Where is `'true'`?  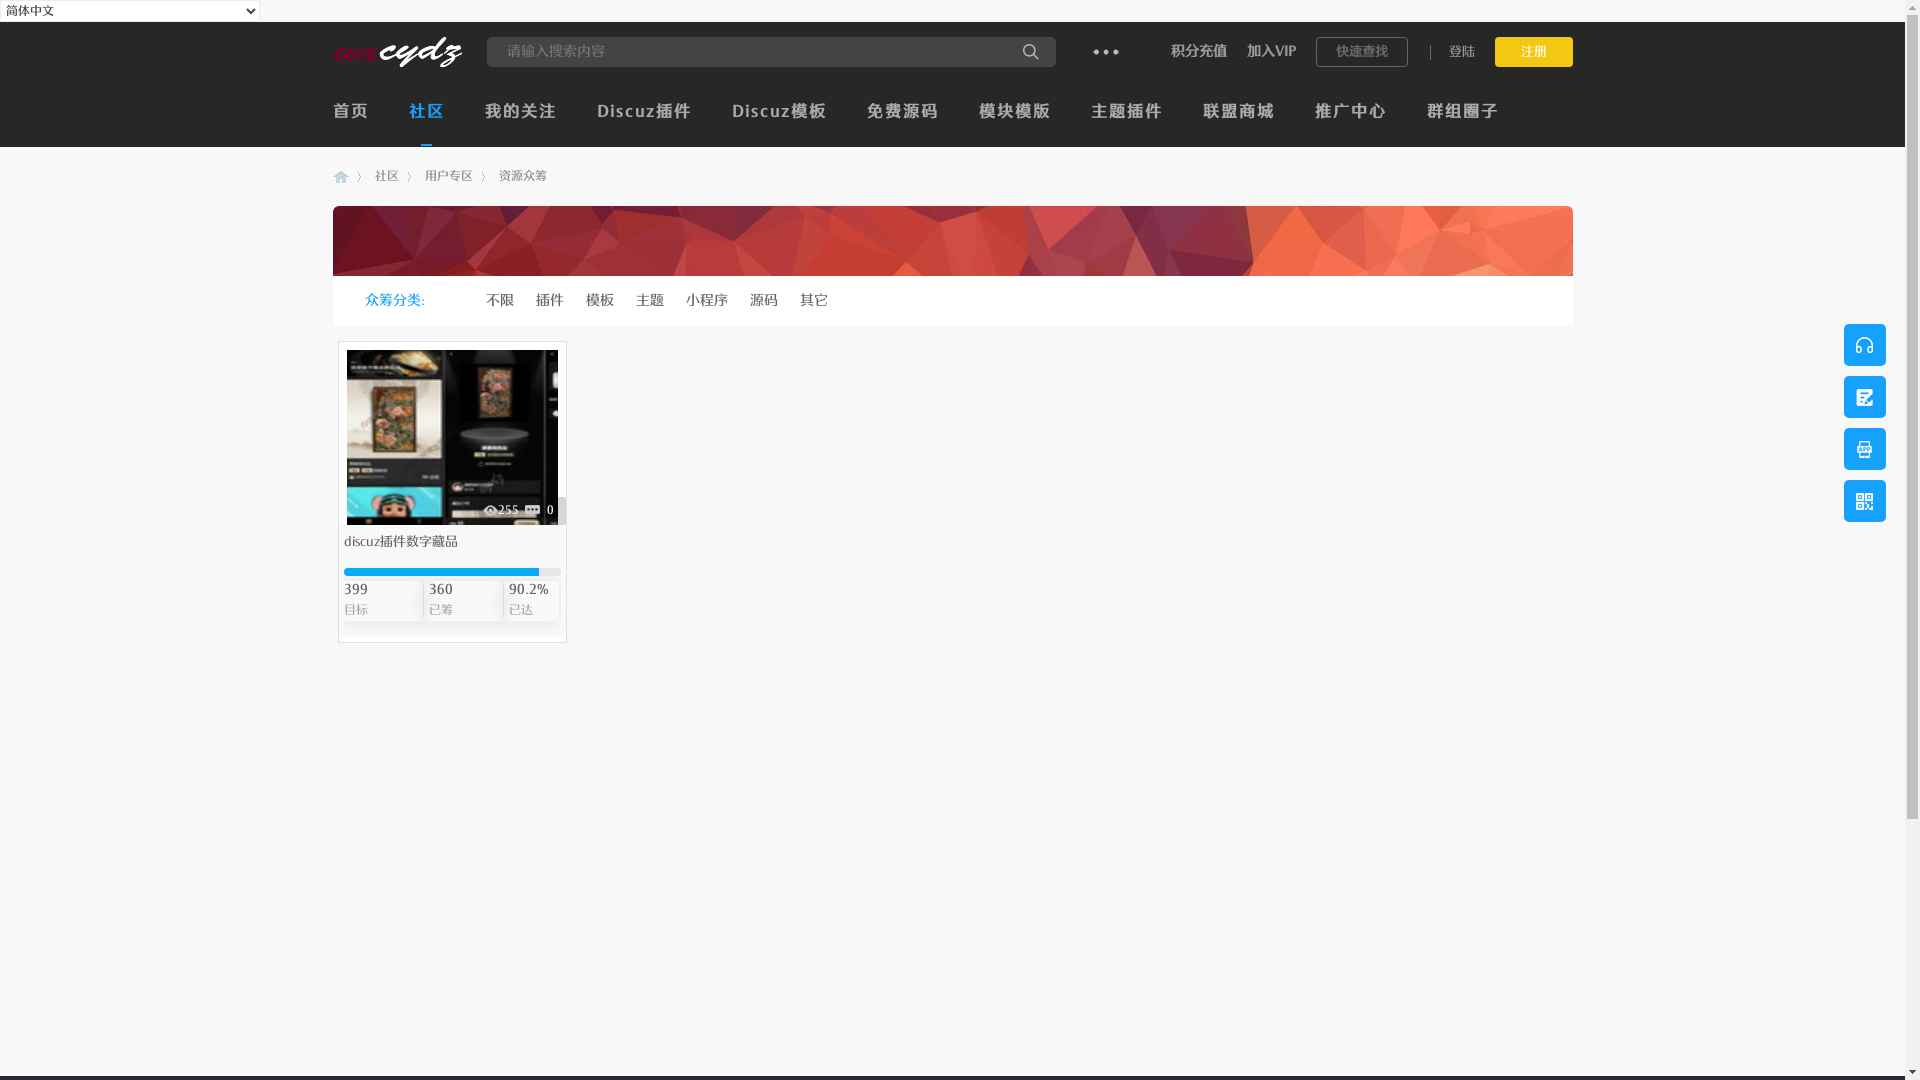
'true' is located at coordinates (1031, 50).